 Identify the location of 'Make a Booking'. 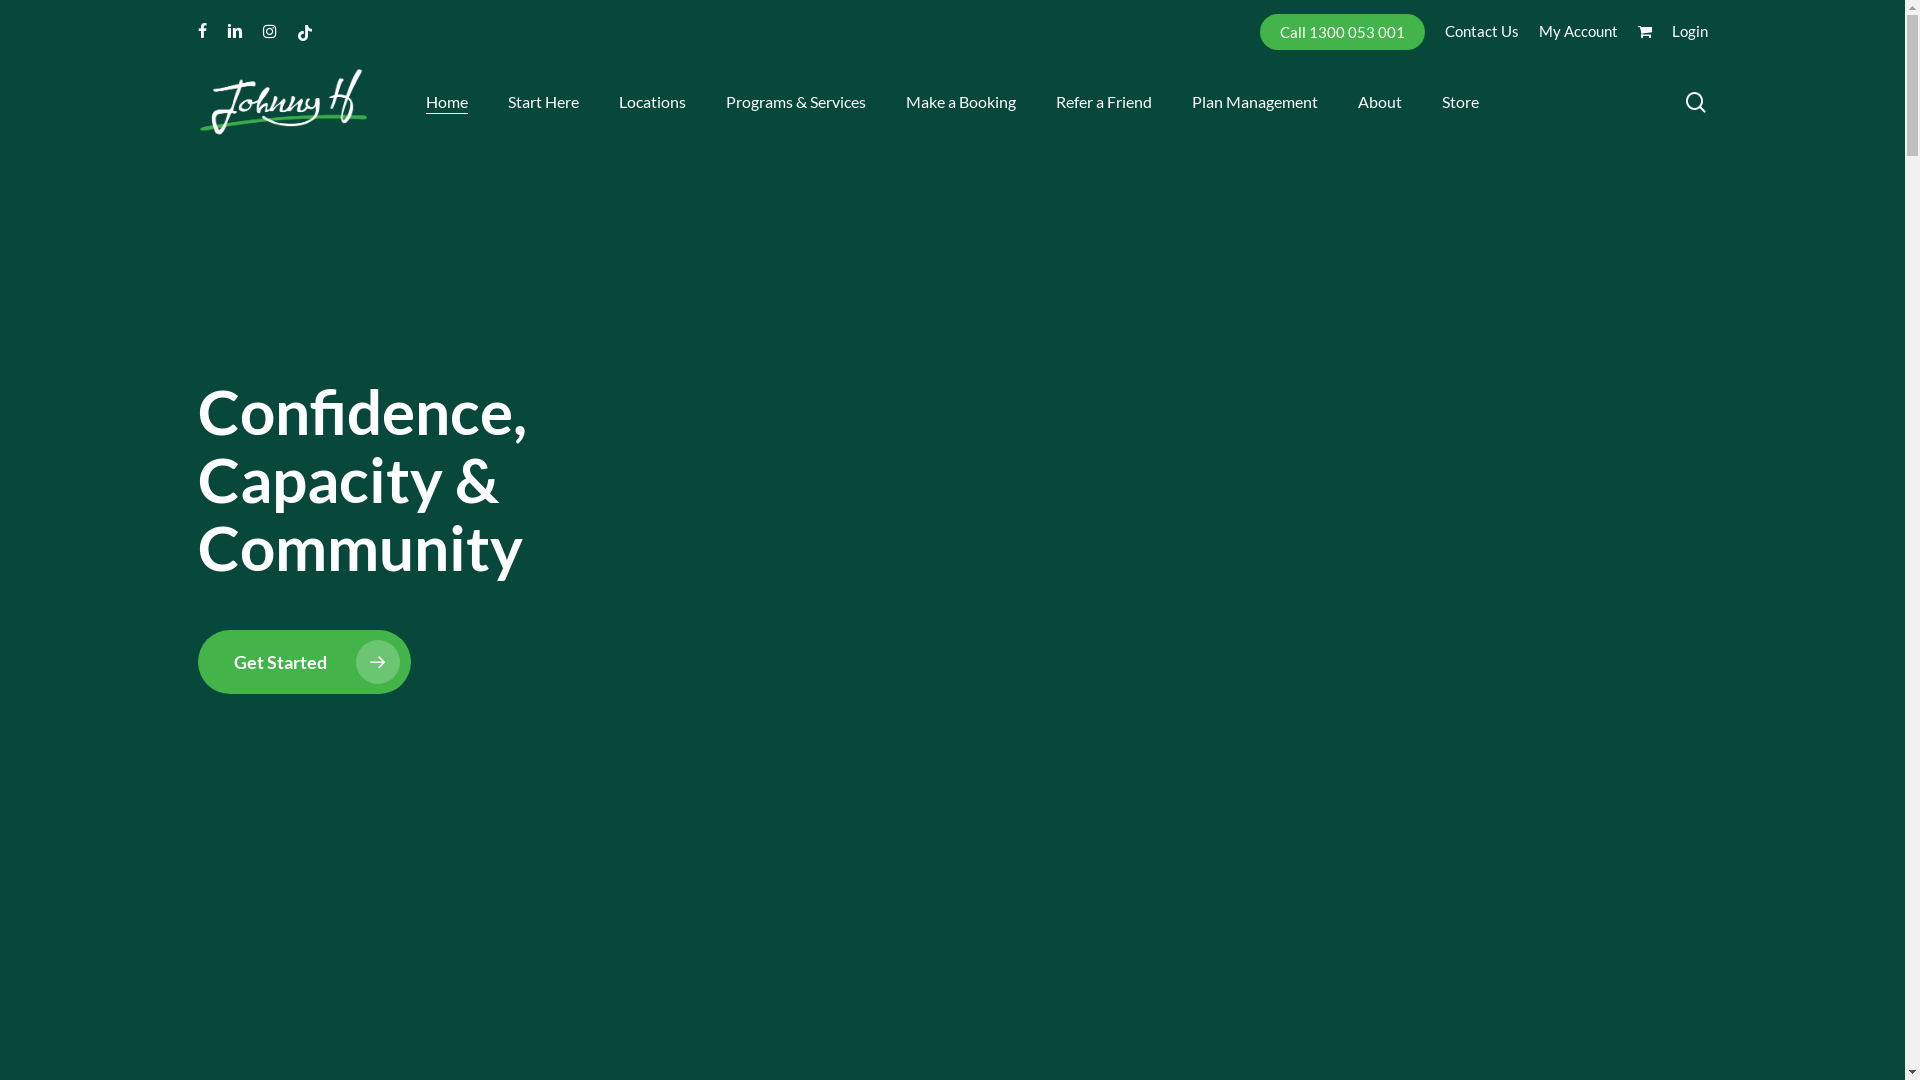
(960, 101).